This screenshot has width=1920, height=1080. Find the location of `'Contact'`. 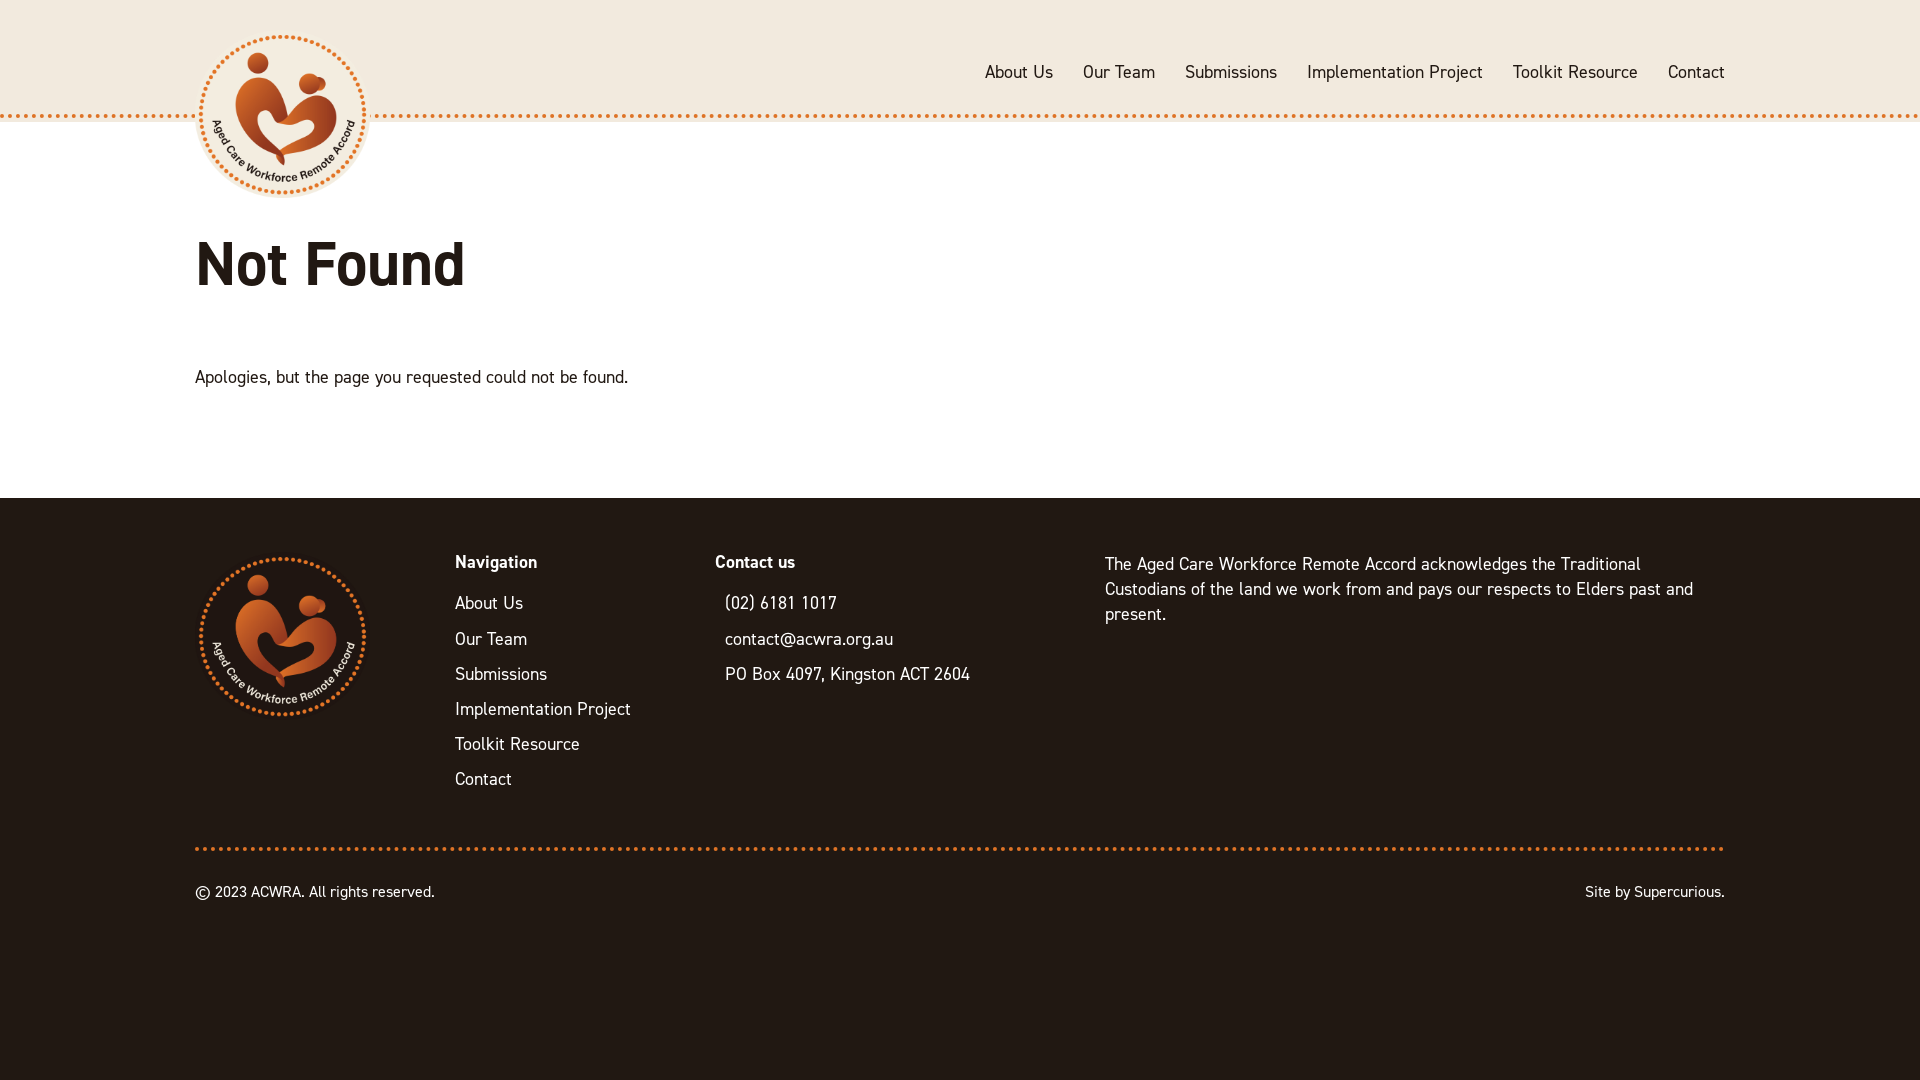

'Contact' is located at coordinates (569, 778).